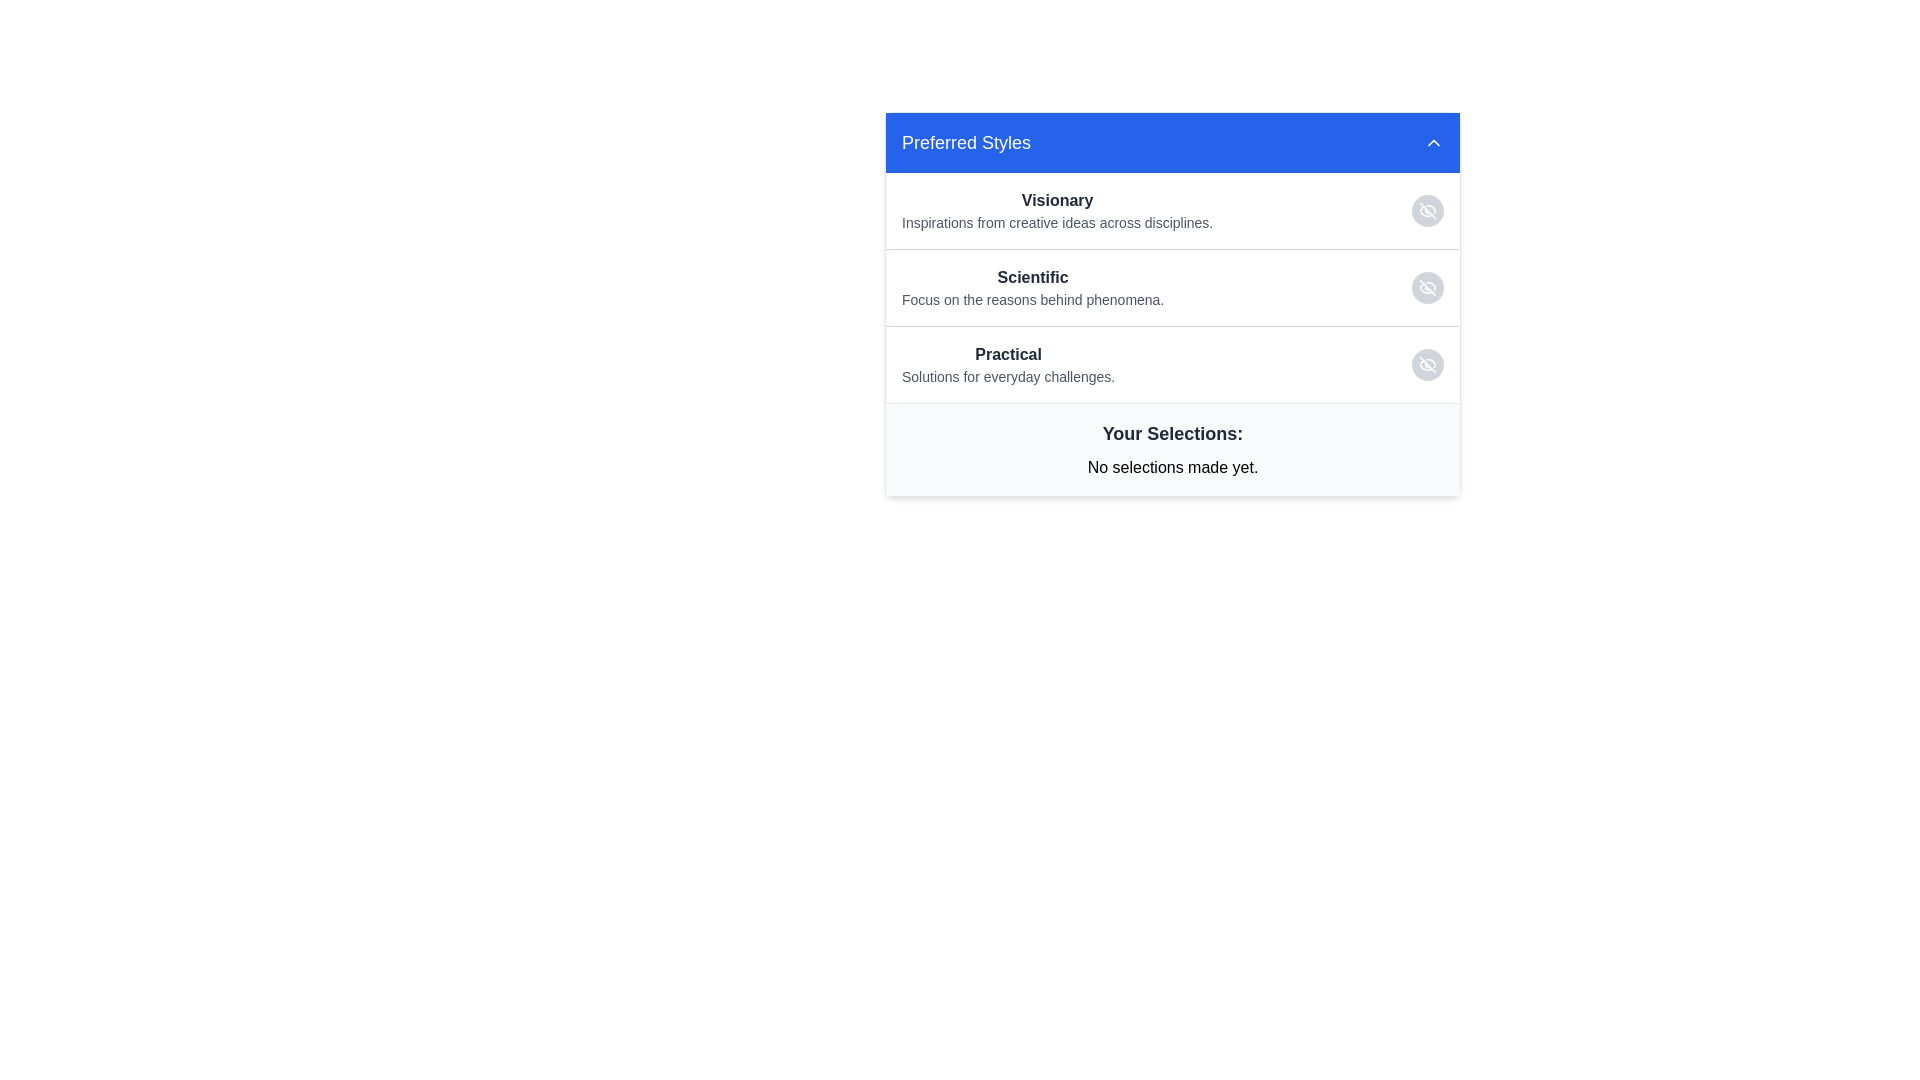 Image resolution: width=1920 pixels, height=1080 pixels. I want to click on the 'eye-off' icon on the first item in the 'Preferred Styles' list, so click(1172, 211).